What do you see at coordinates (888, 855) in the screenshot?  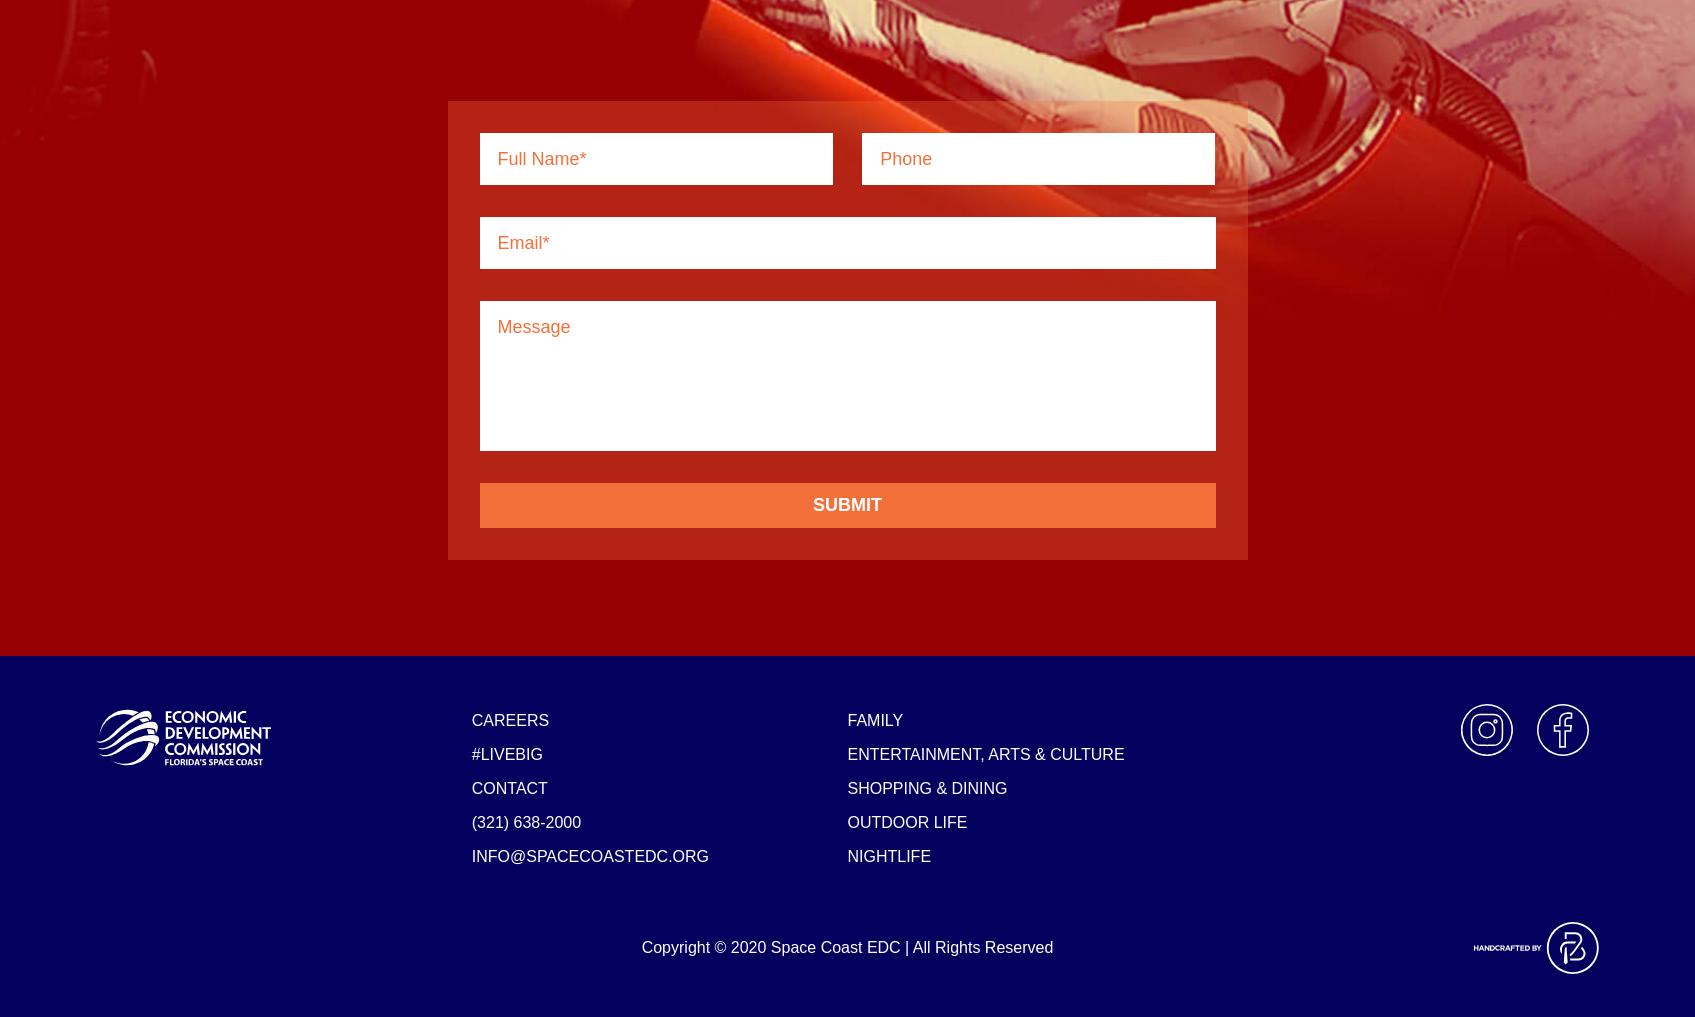 I see `'Nightlife'` at bounding box center [888, 855].